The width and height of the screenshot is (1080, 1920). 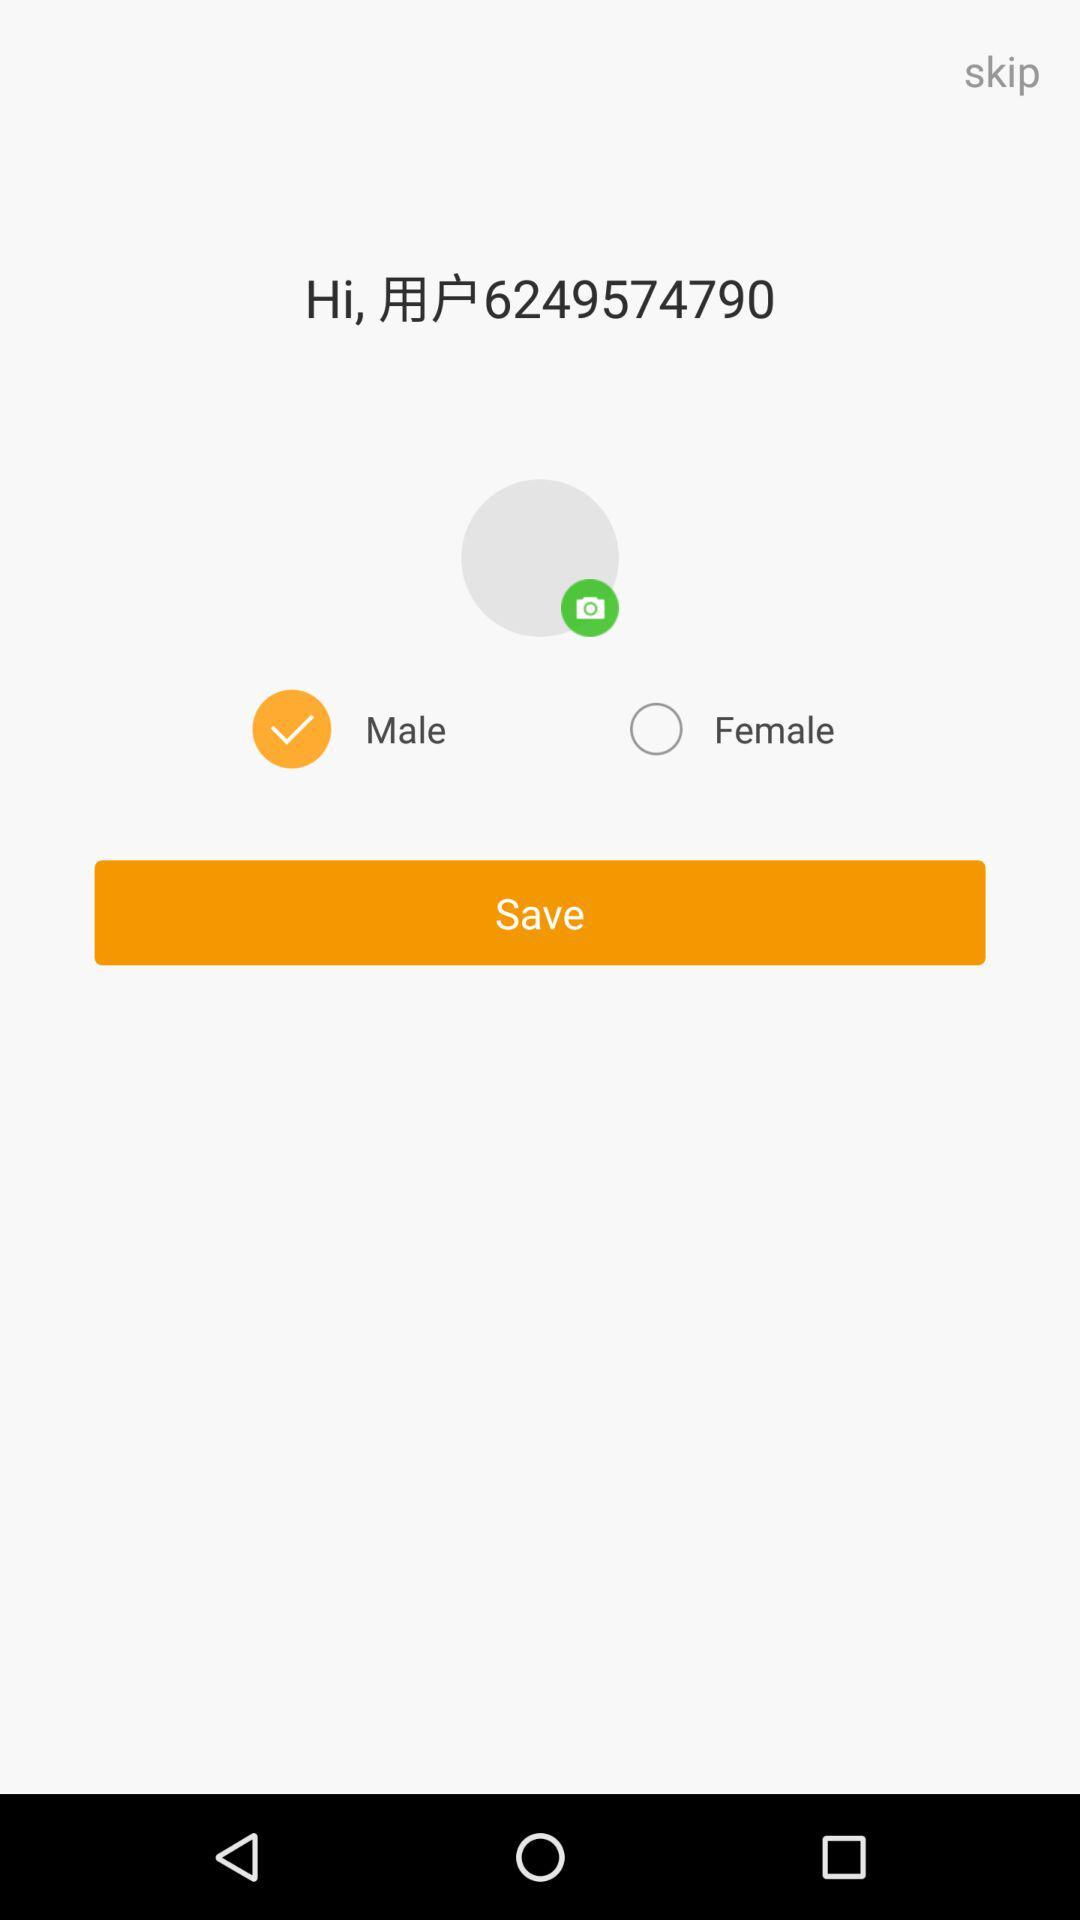 I want to click on the icon above female icon, so click(x=540, y=557).